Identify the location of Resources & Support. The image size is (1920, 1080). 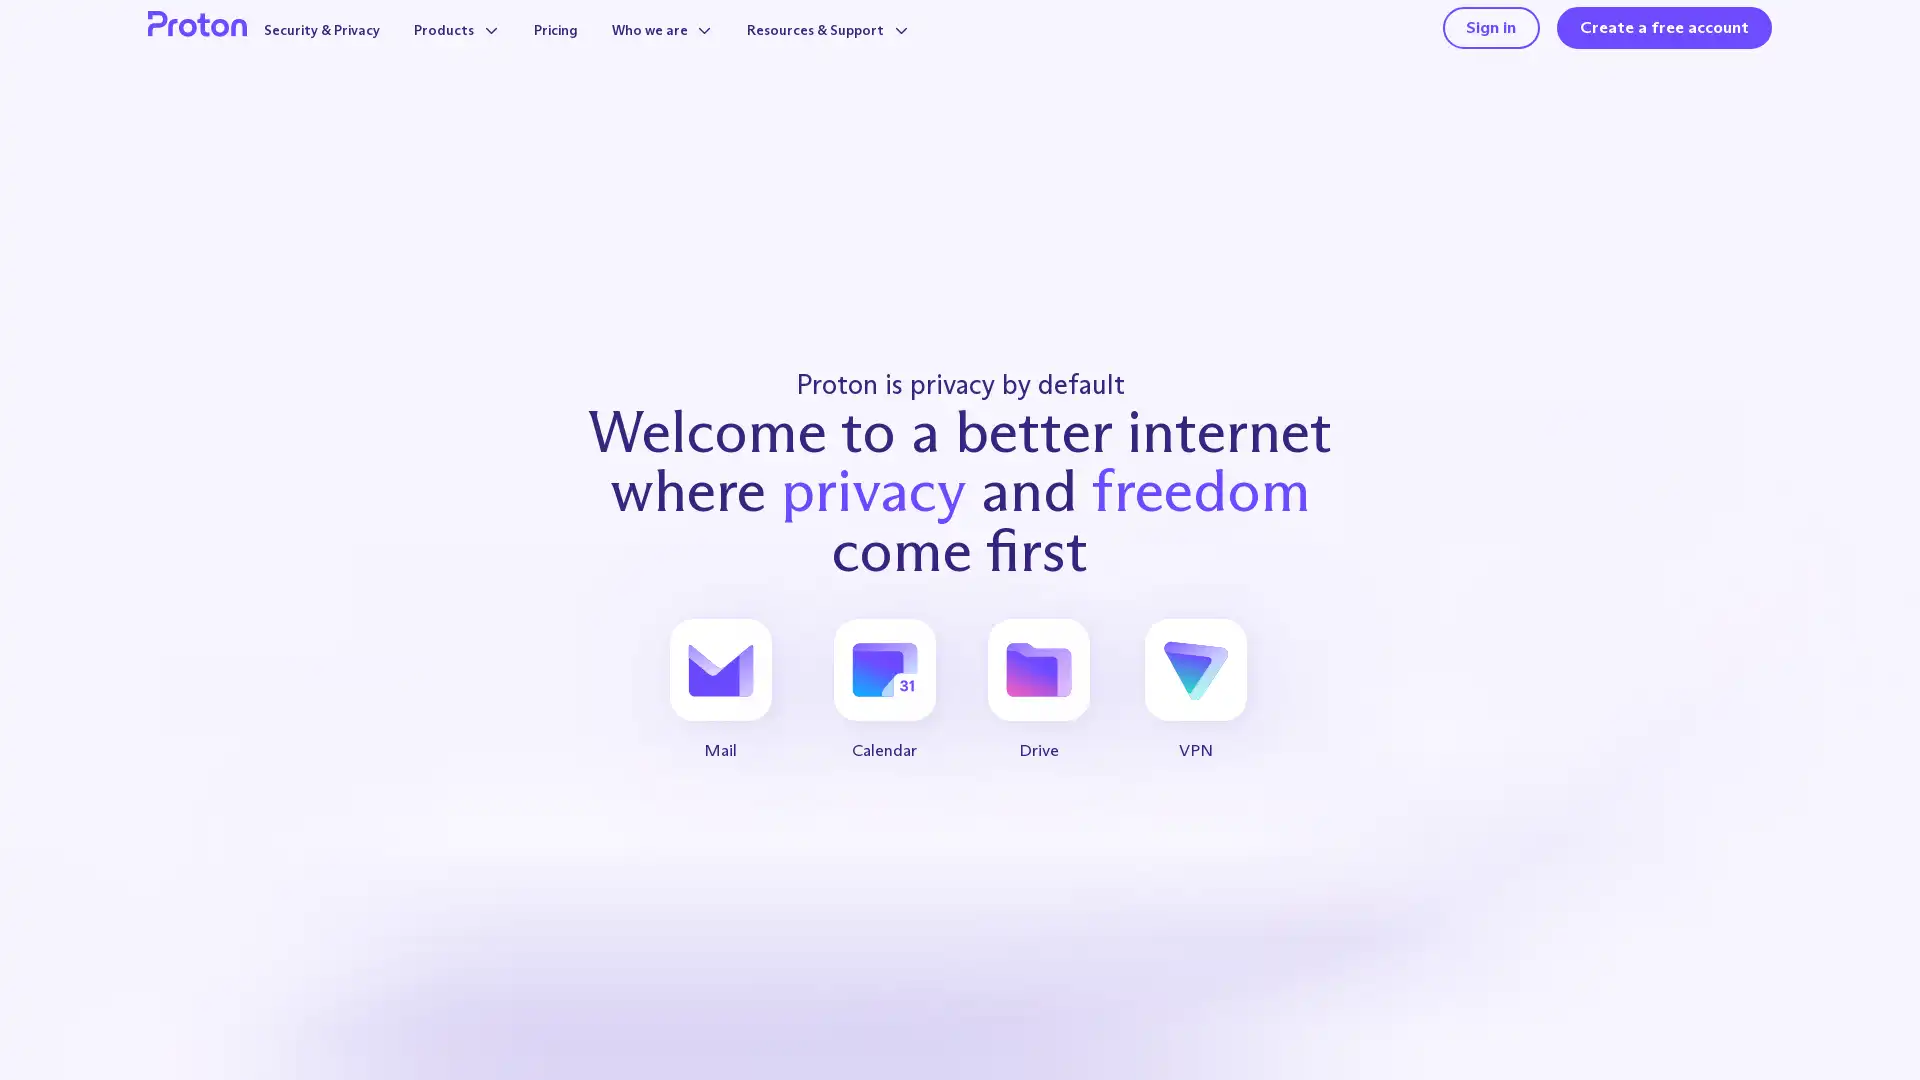
(864, 51).